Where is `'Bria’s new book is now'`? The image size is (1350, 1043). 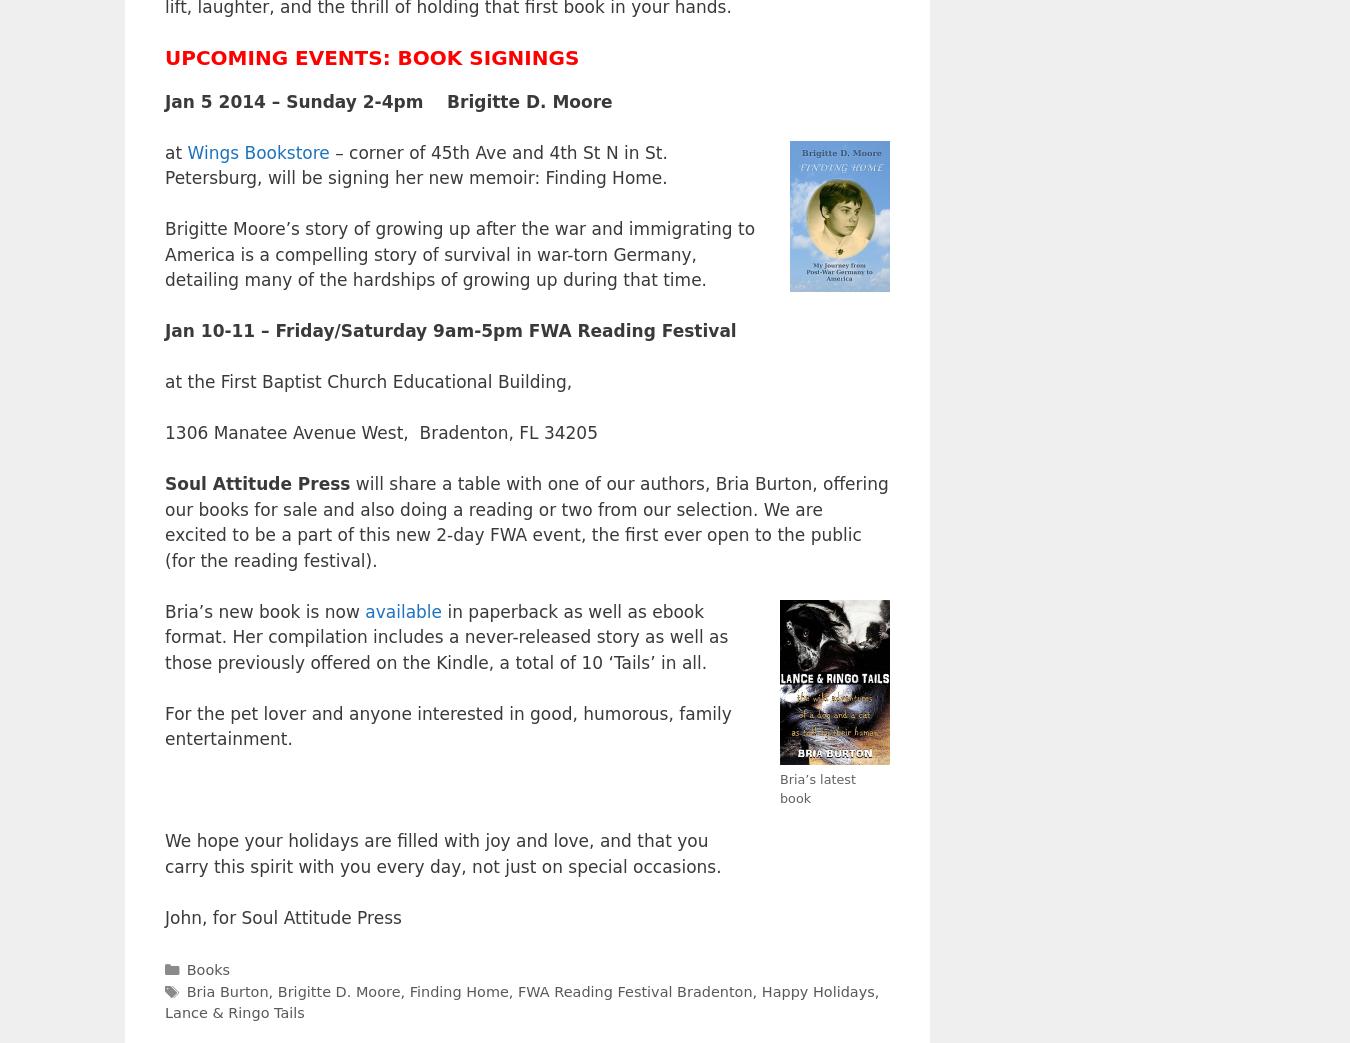
'Bria’s new book is now' is located at coordinates (164, 609).